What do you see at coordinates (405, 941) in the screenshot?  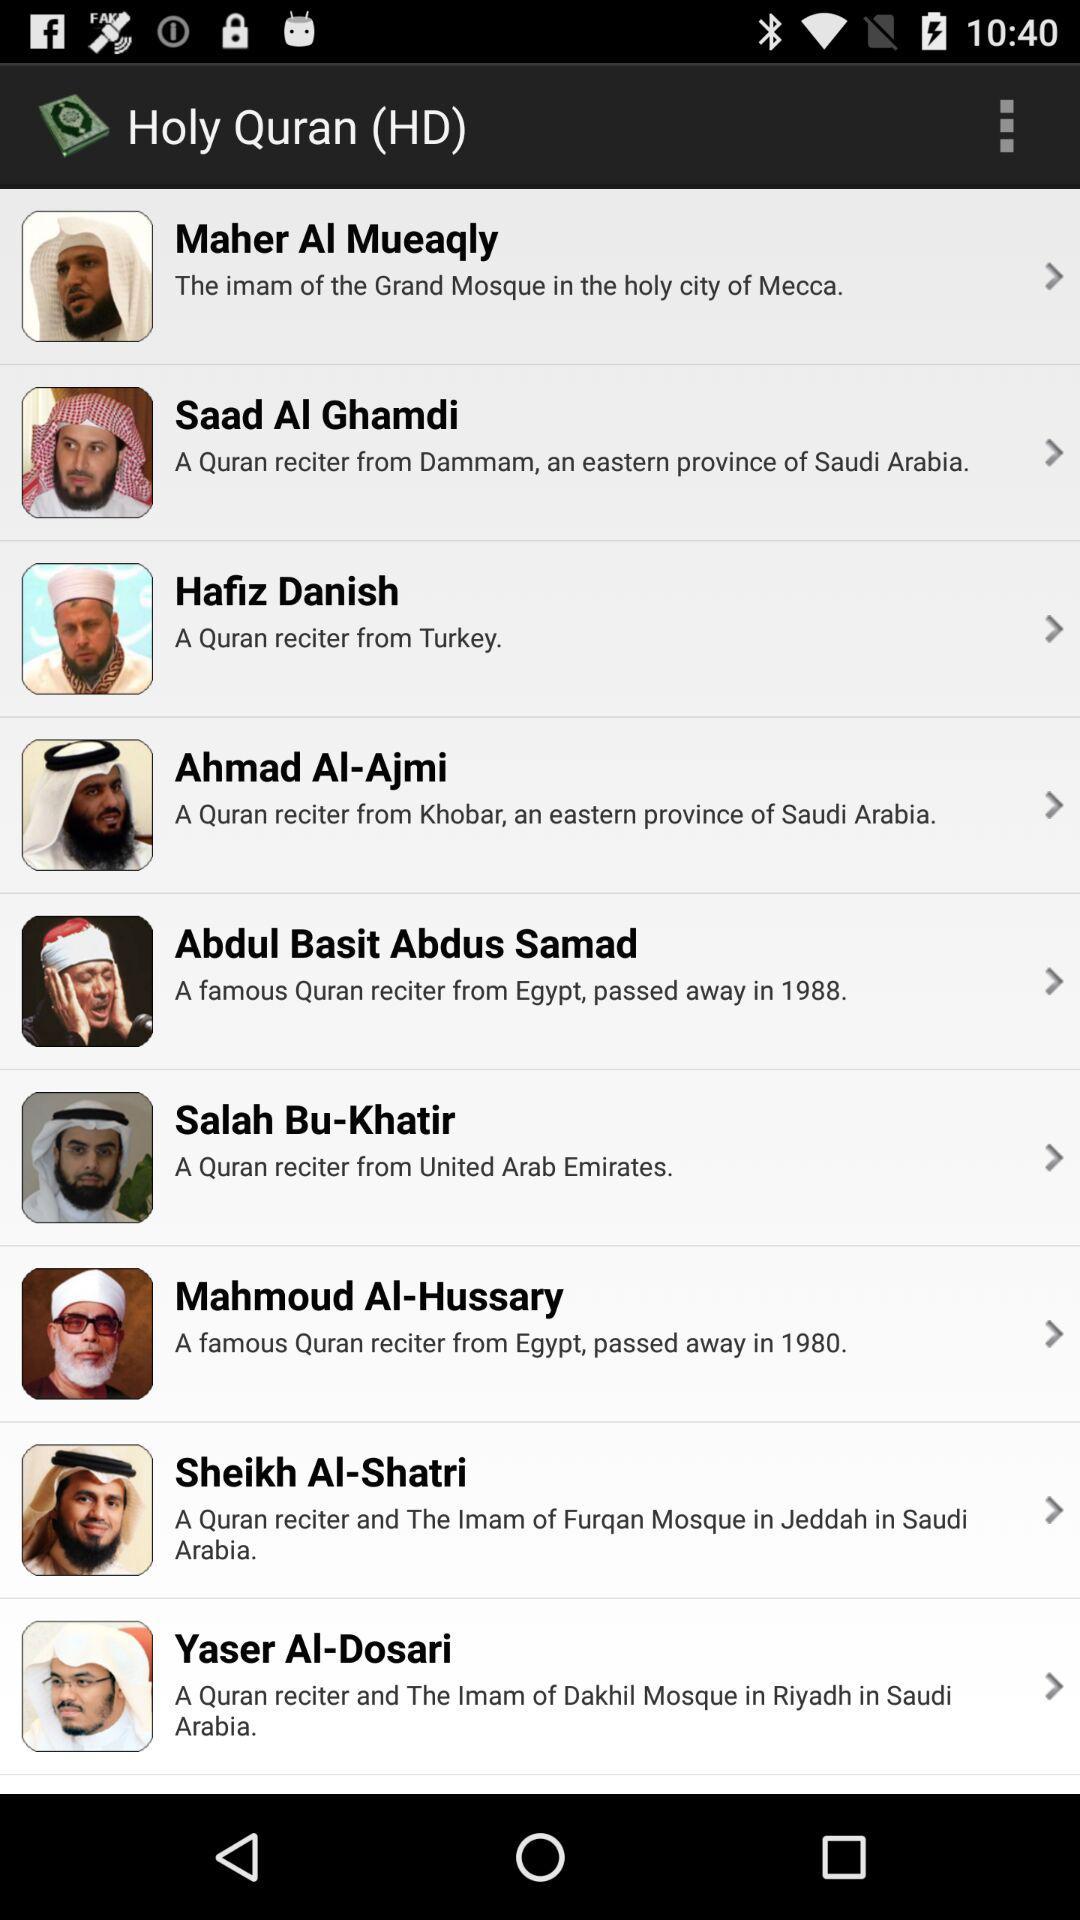 I see `the abdul basit abdus item` at bounding box center [405, 941].